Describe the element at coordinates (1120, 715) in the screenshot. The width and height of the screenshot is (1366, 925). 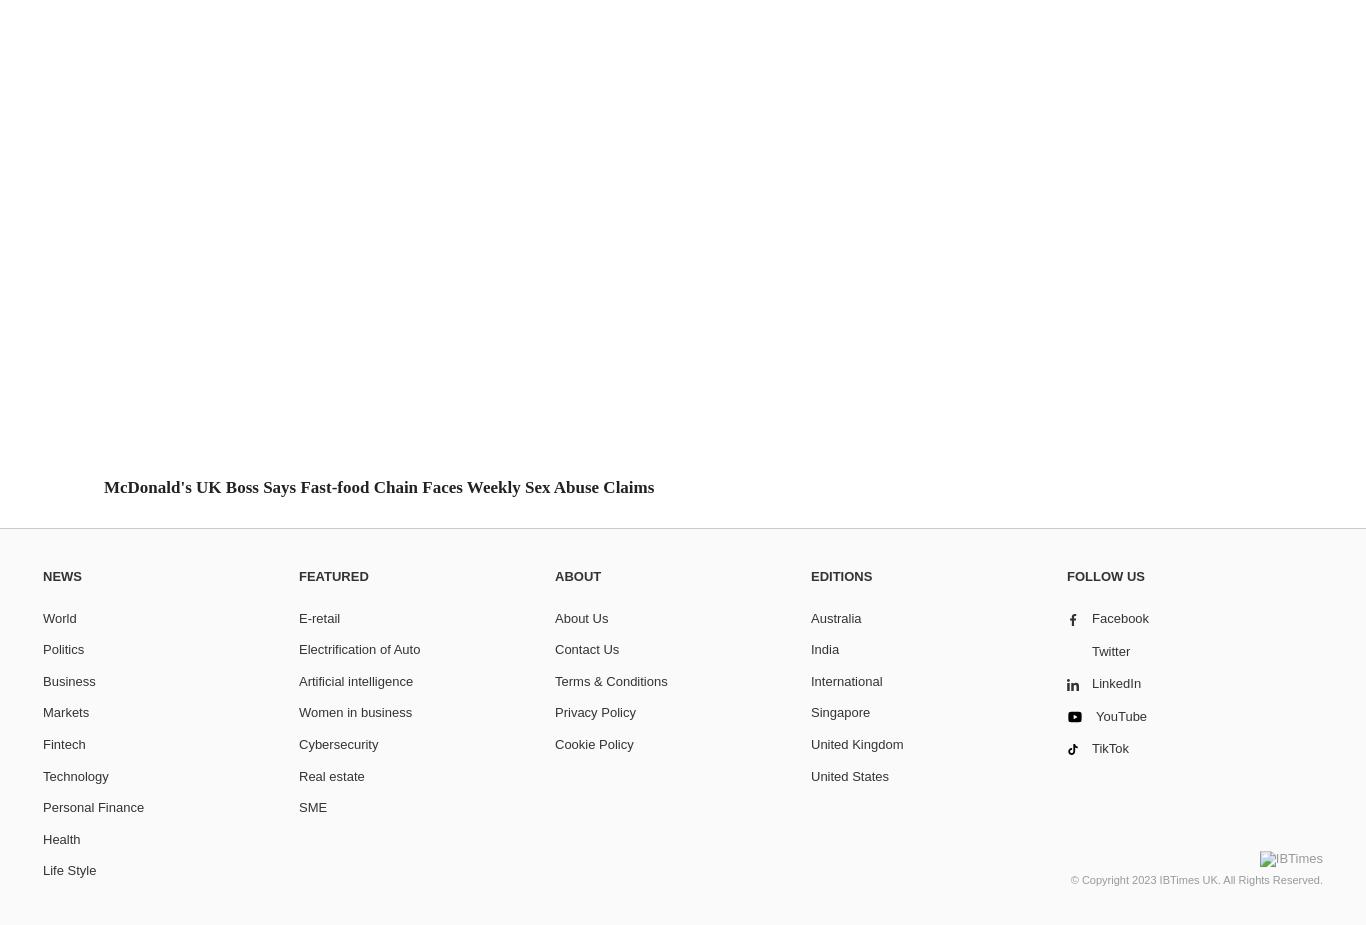
I see `'YouTube'` at that location.